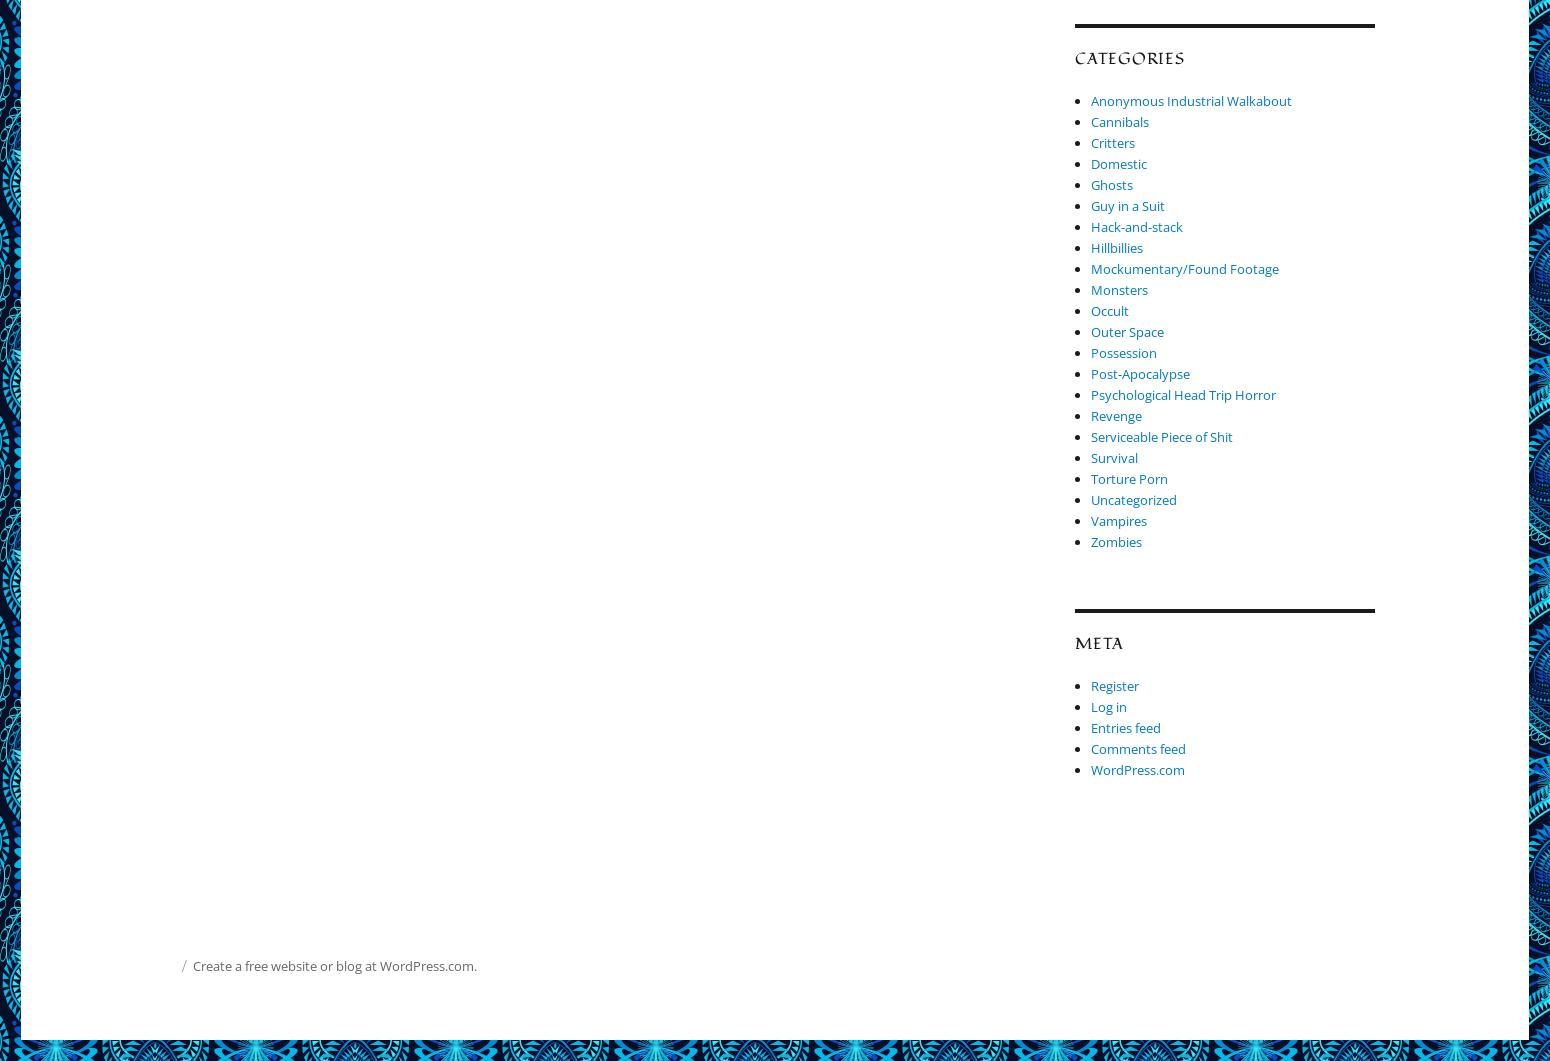 The height and width of the screenshot is (1061, 1550). Describe the element at coordinates (333, 965) in the screenshot. I see `'Create a free website or blog at WordPress.com.'` at that location.